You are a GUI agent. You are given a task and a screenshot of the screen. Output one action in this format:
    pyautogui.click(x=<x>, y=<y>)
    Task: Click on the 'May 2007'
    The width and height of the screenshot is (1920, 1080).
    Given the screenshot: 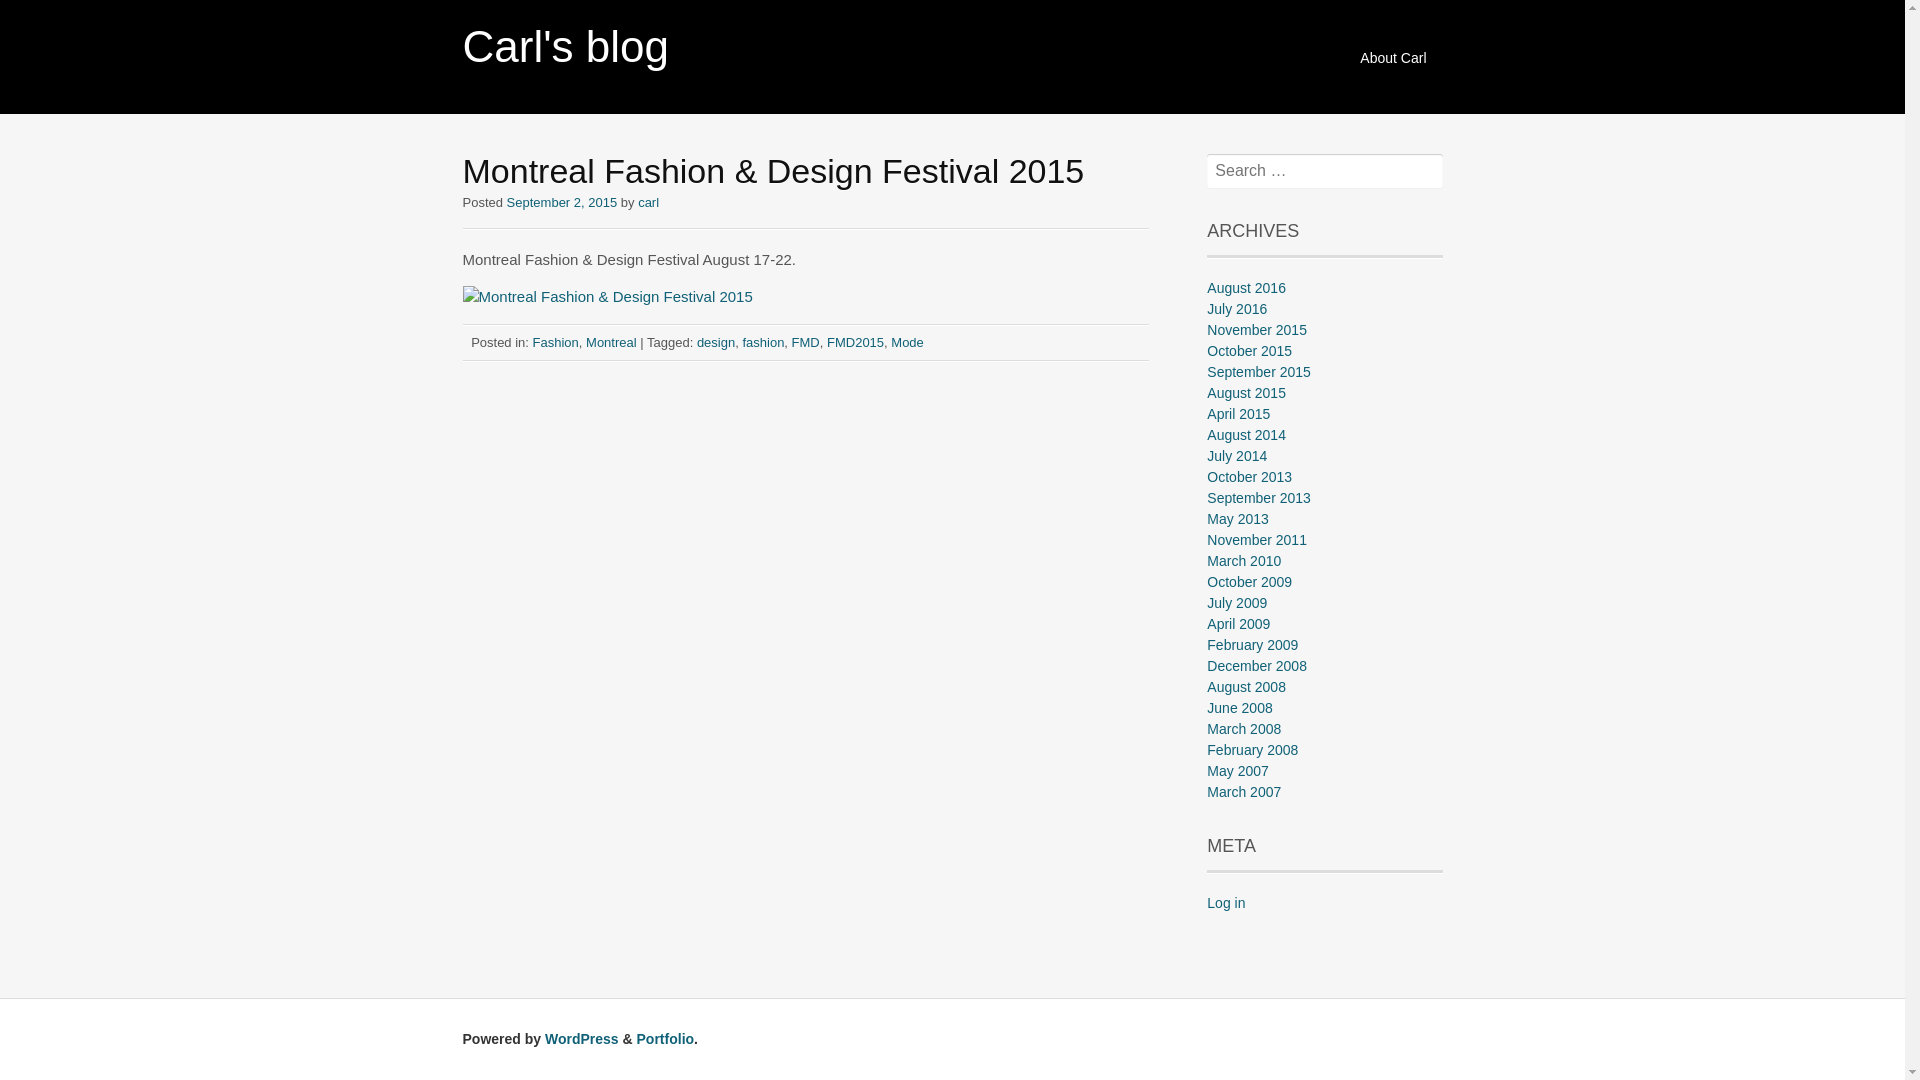 What is the action you would take?
    pyautogui.click(x=1236, y=770)
    